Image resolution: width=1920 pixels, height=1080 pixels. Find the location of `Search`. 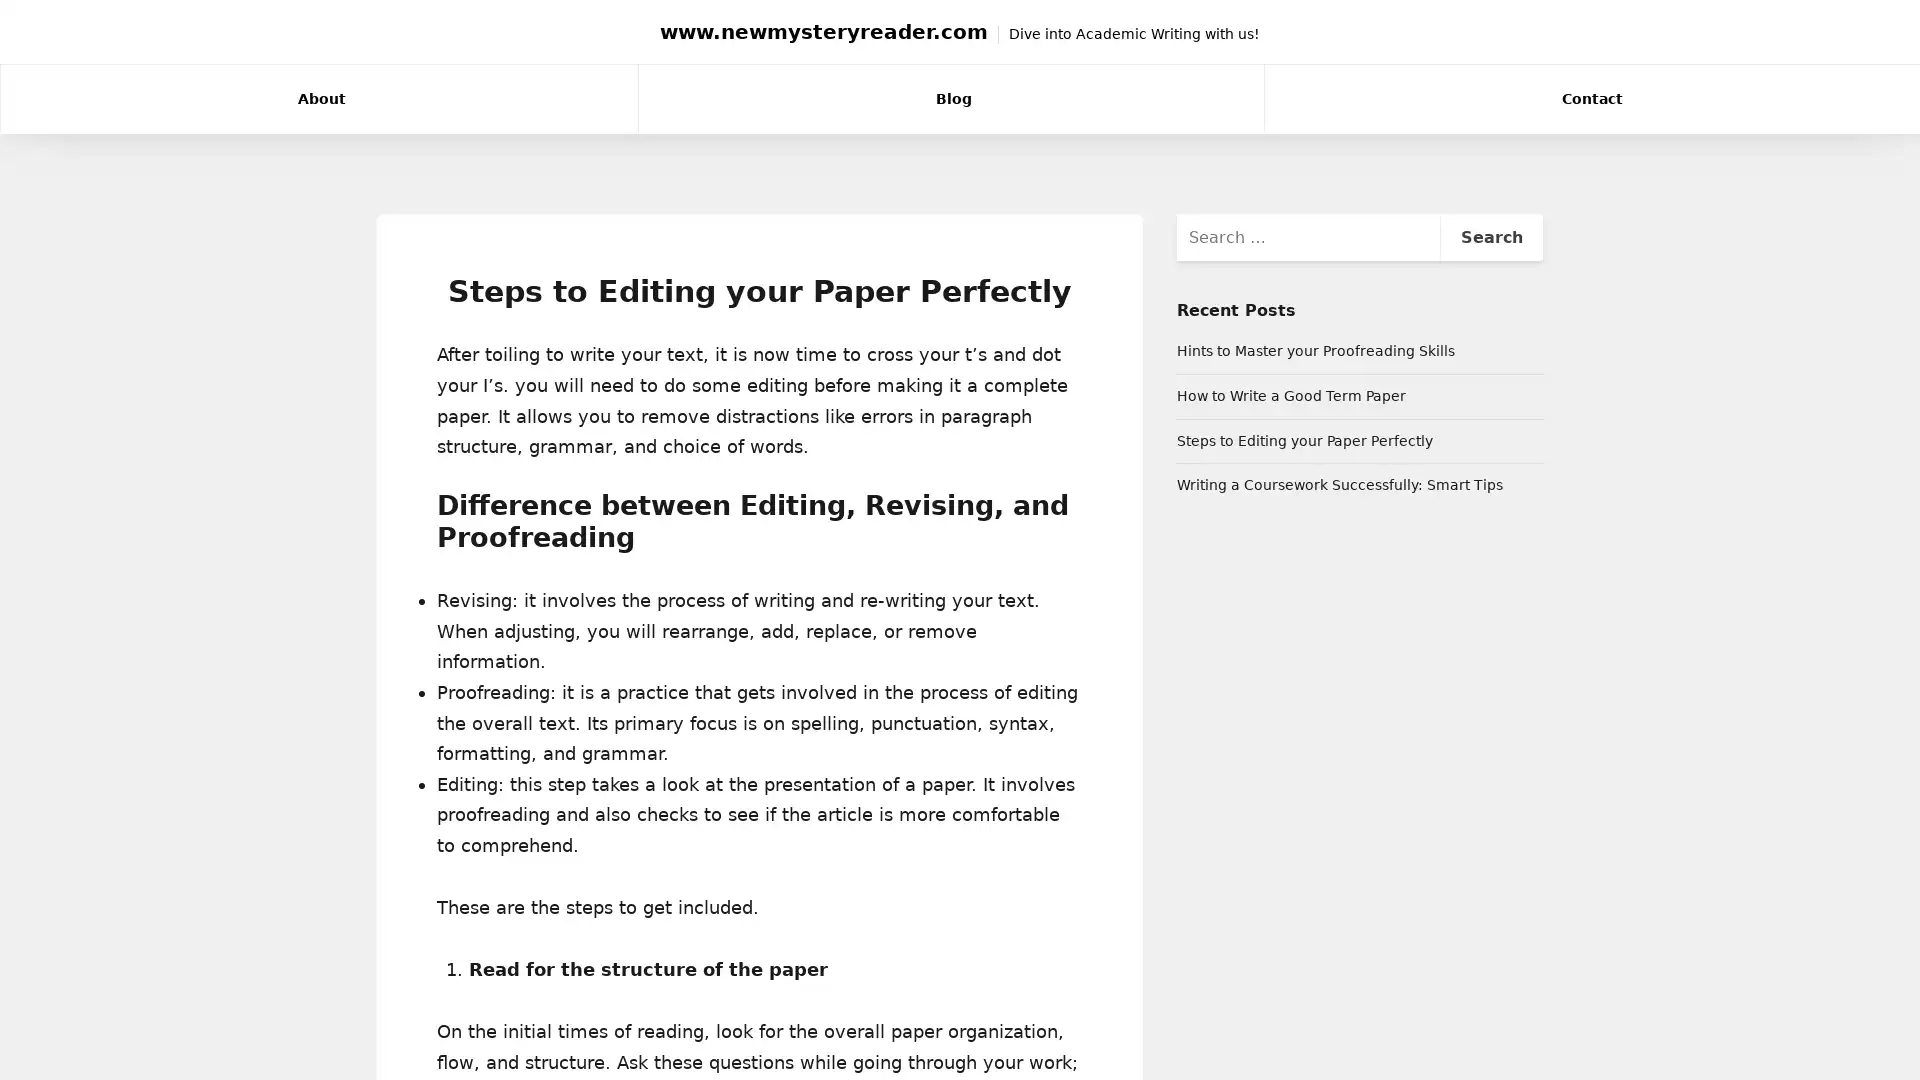

Search is located at coordinates (1490, 235).